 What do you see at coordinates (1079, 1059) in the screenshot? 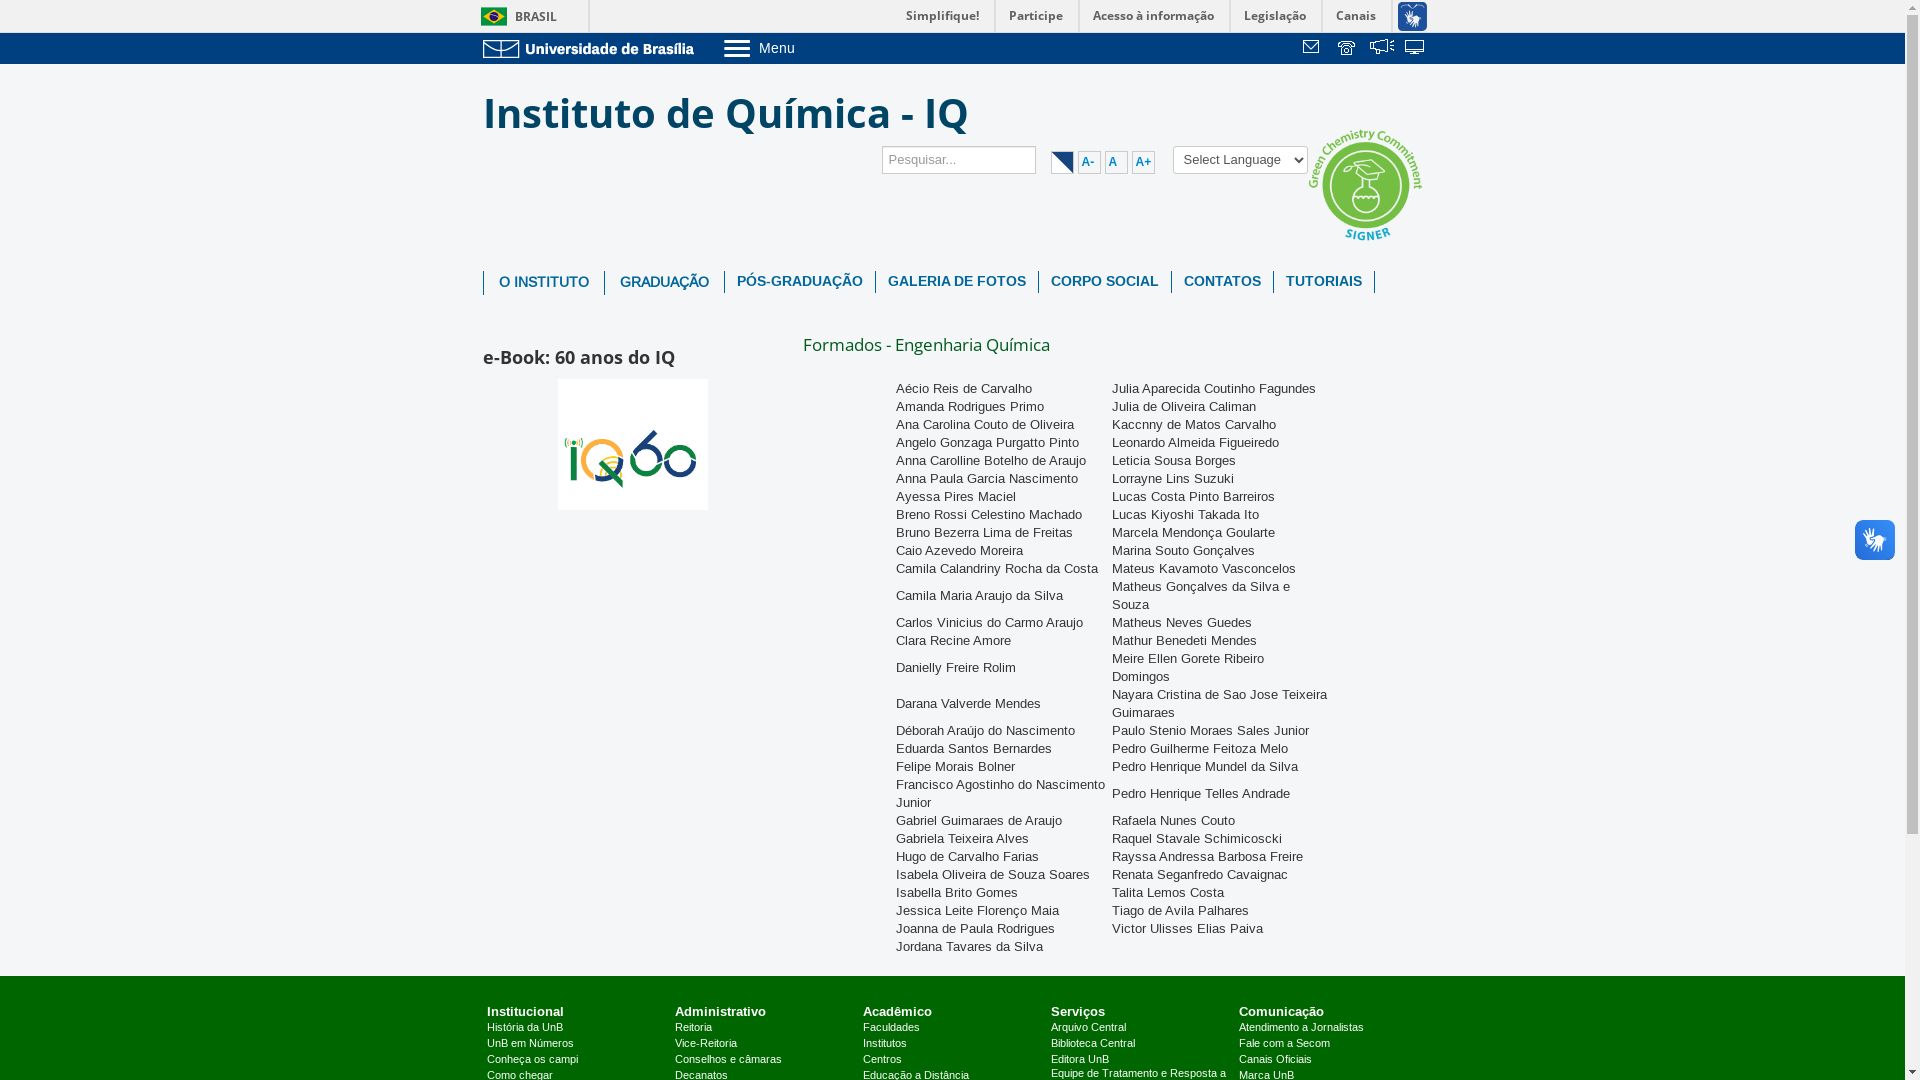
I see `'Editora UnB'` at bounding box center [1079, 1059].